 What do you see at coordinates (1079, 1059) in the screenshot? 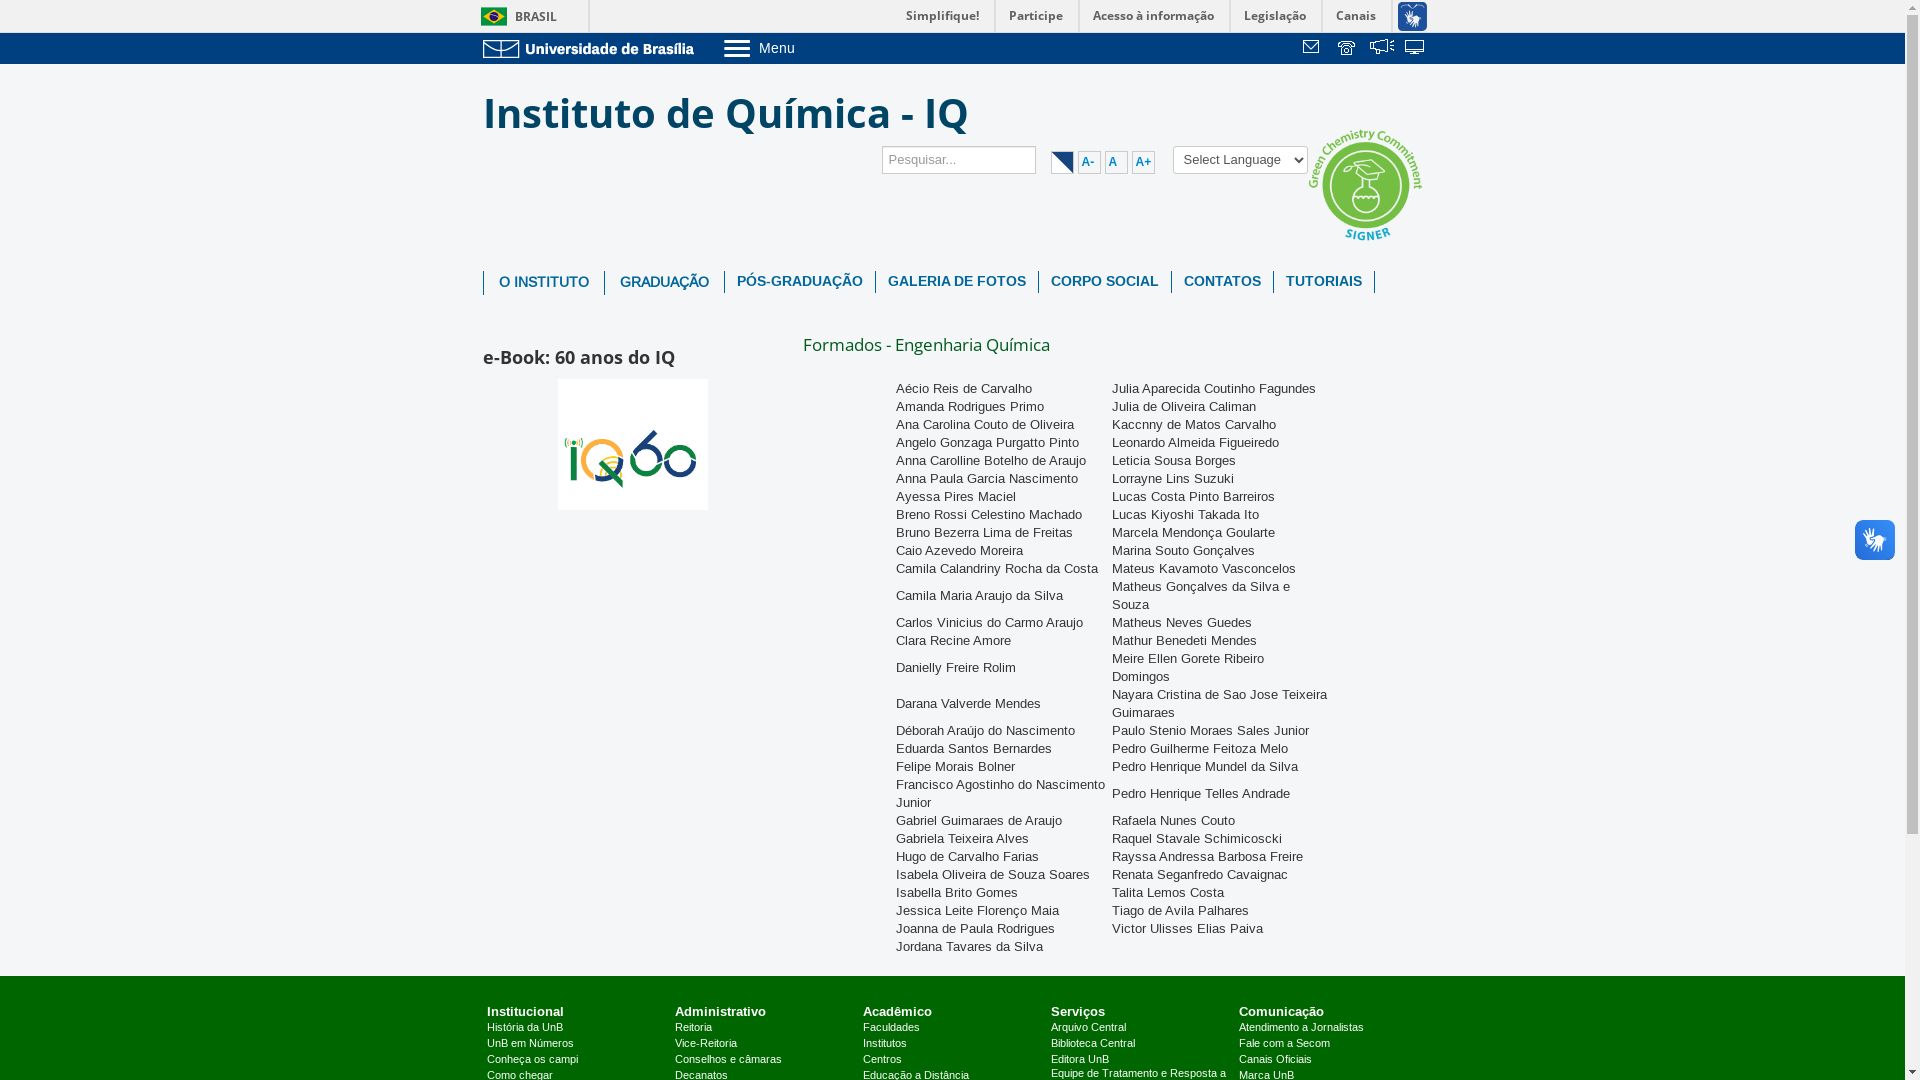
I see `'Editora UnB'` at bounding box center [1079, 1059].